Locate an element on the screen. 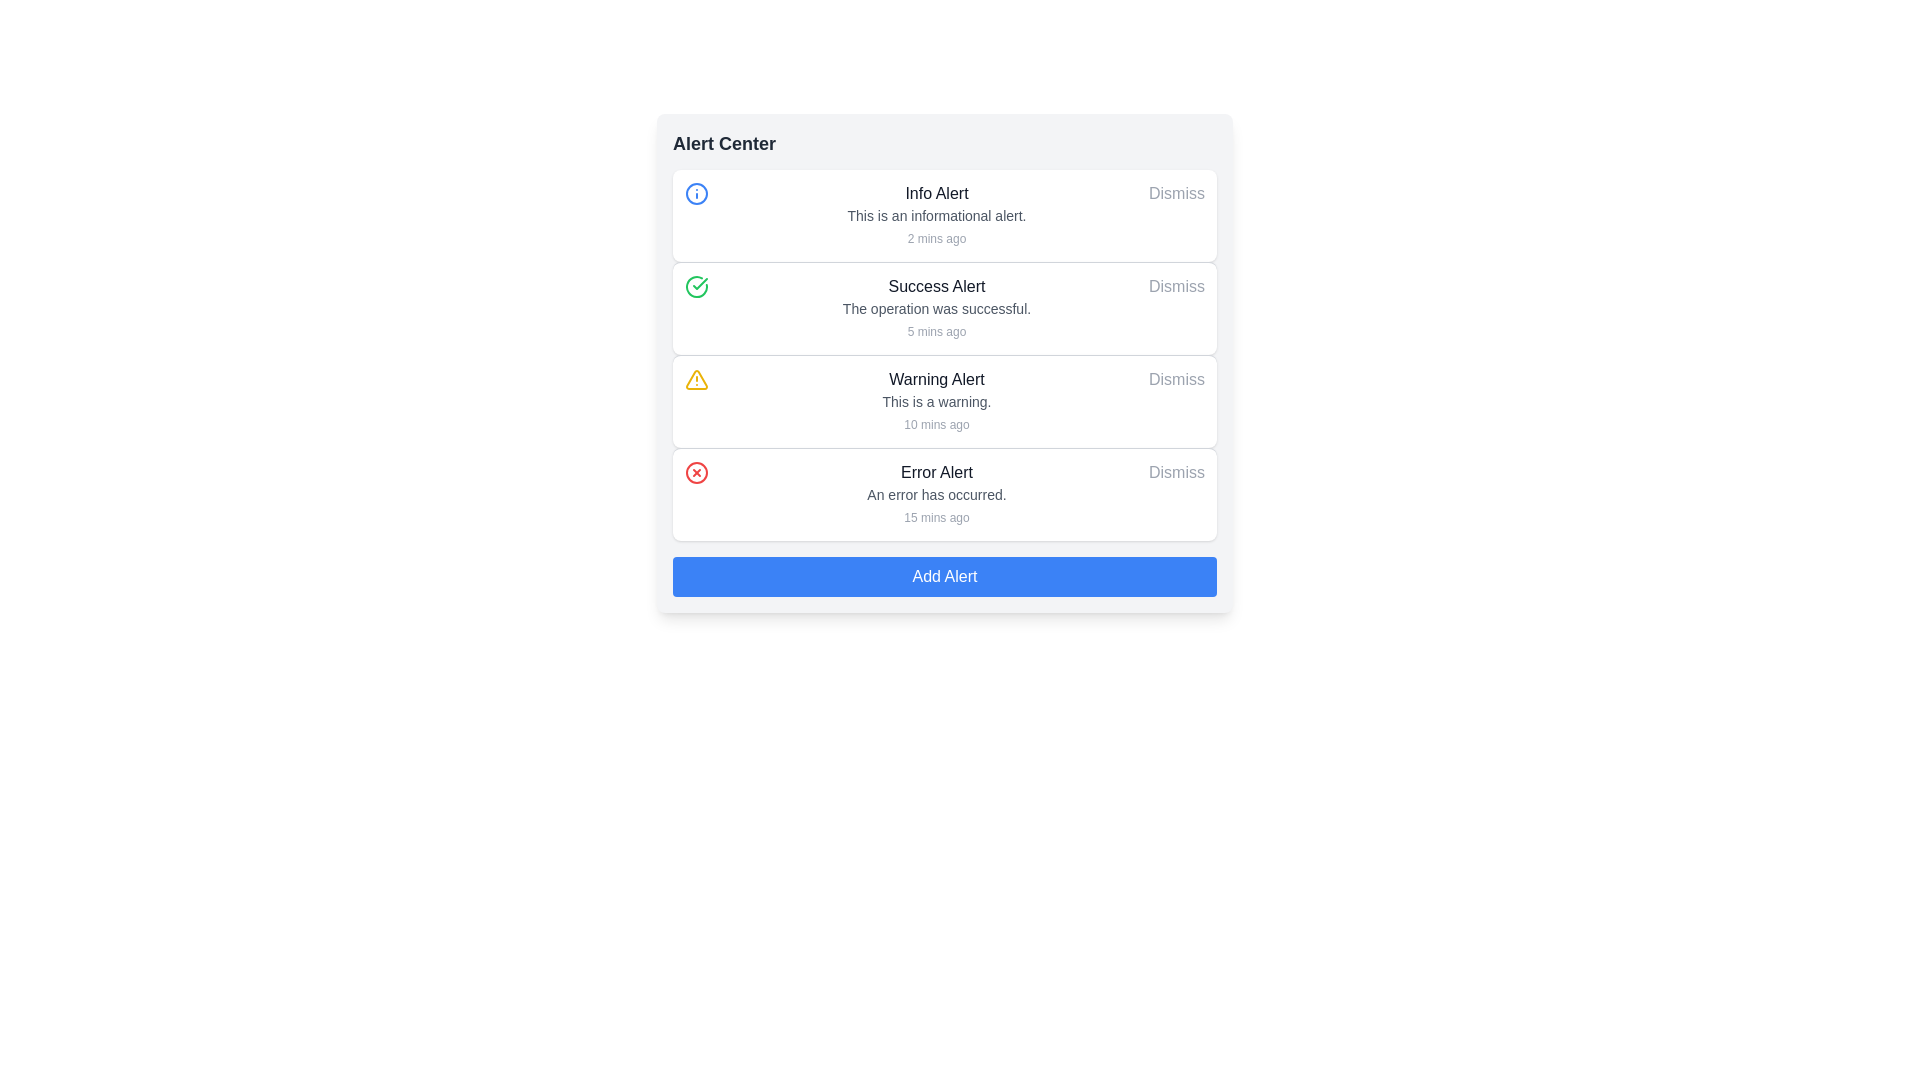 The width and height of the screenshot is (1920, 1080). the warning icon located to the left of the 'Warning Alert' text content in the 'Alert Center' panel is located at coordinates (696, 380).